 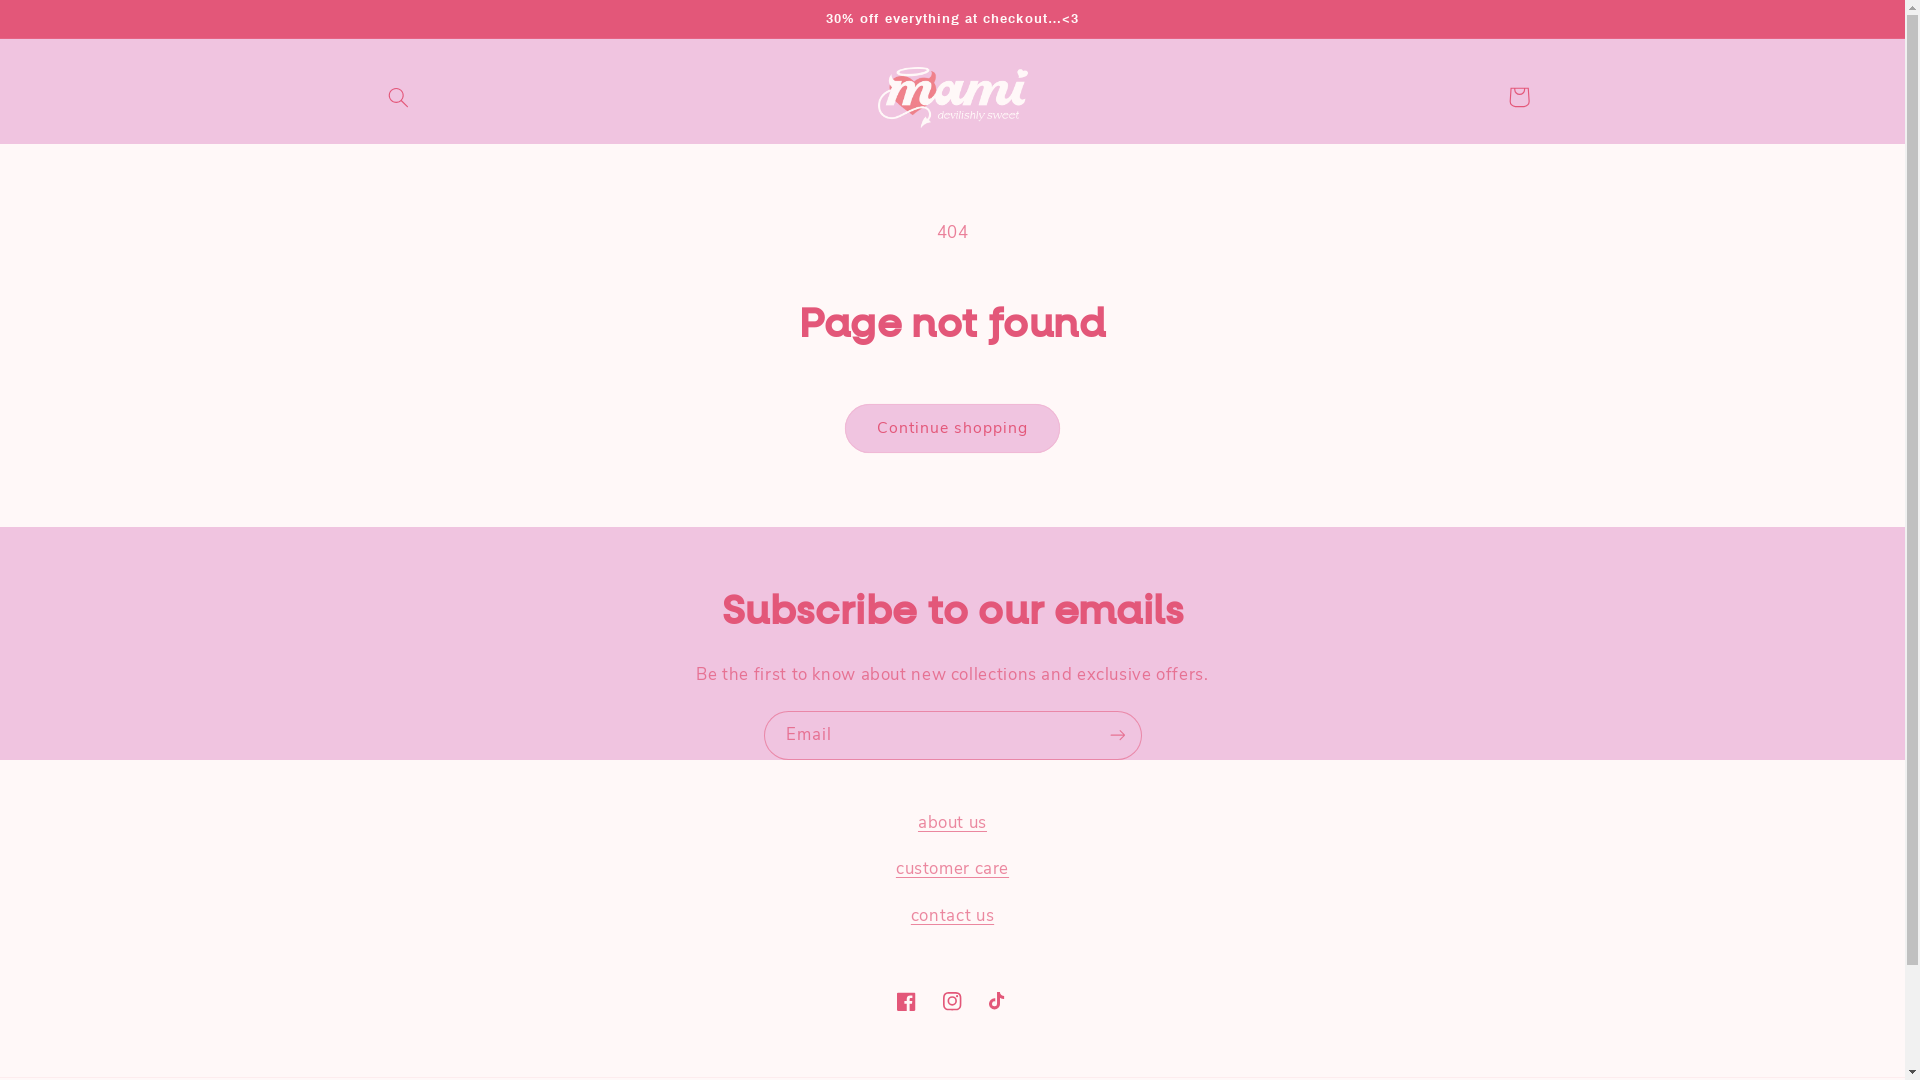 I want to click on 'TikTok', so click(x=998, y=1001).